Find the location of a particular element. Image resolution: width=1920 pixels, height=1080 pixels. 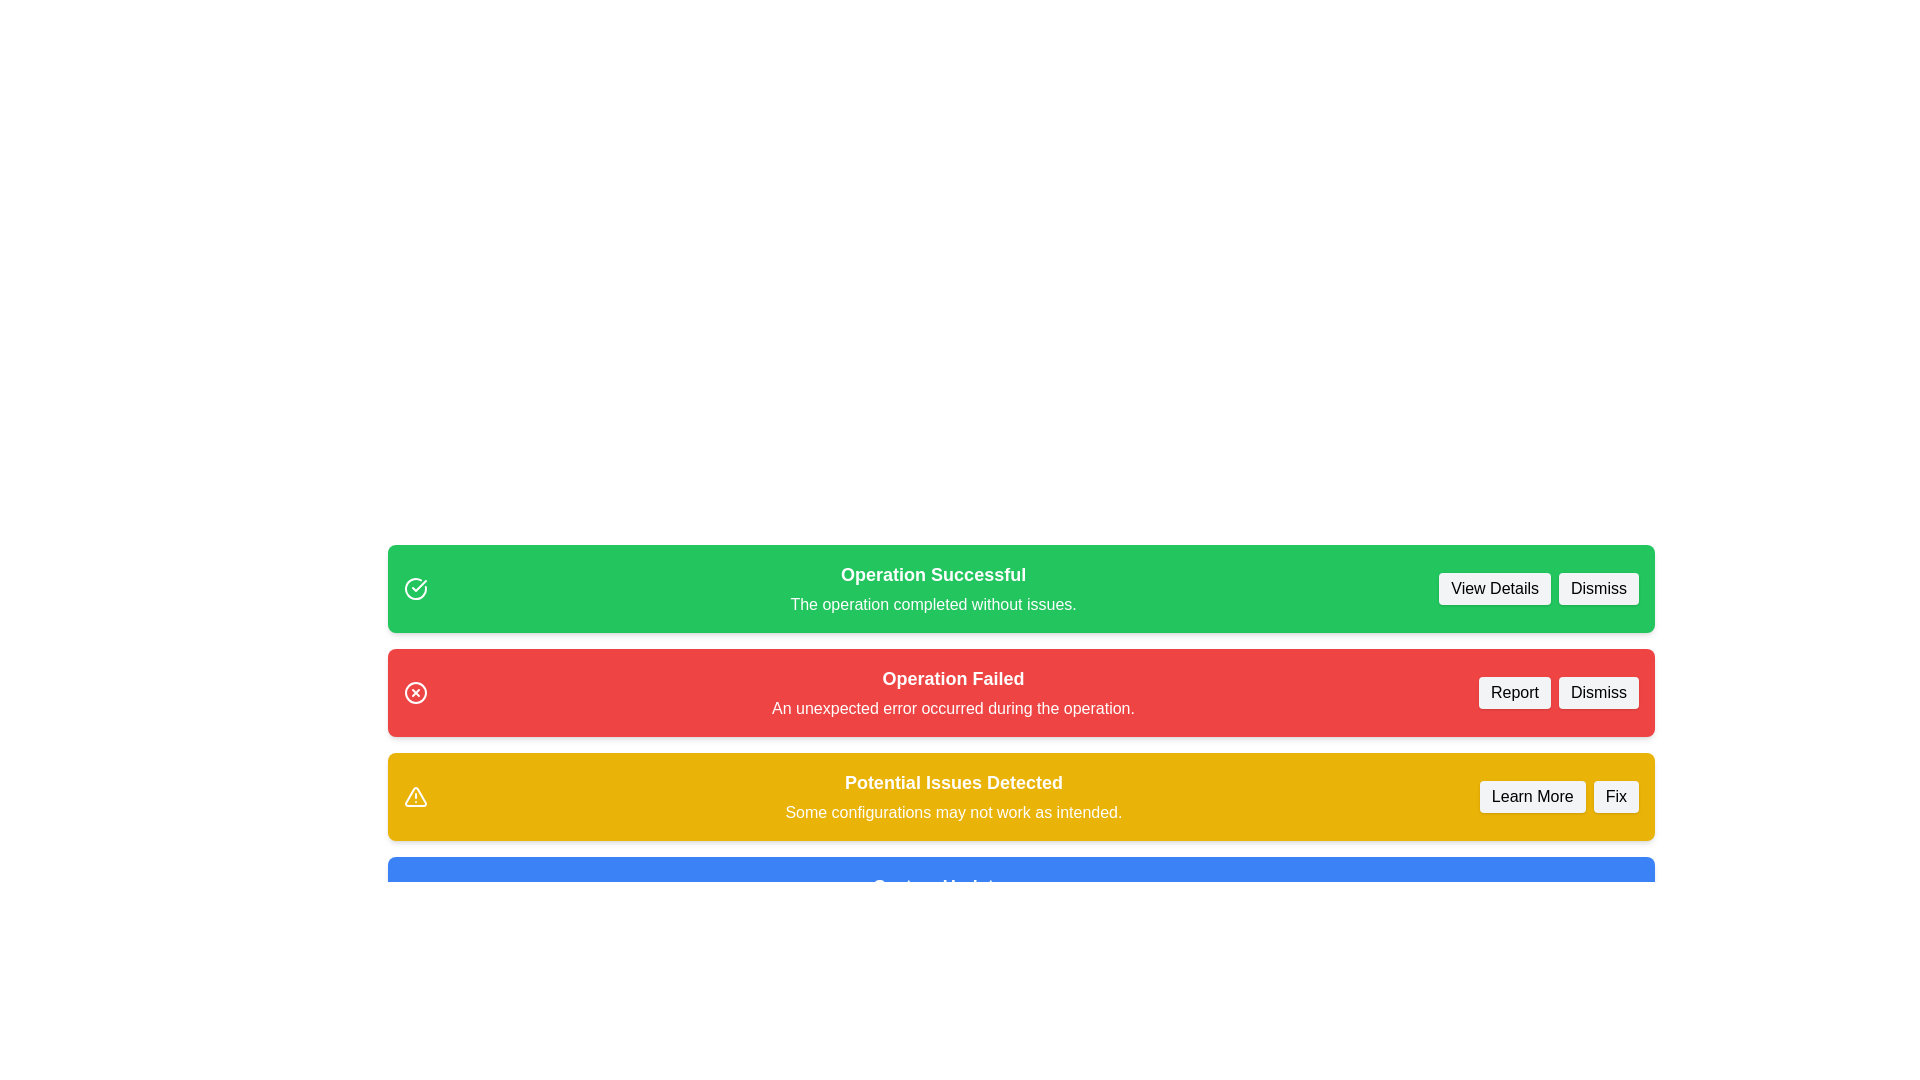

the visual status of the error icon located at the leftmost side of the red alert box labeled 'Operation Failed' is located at coordinates (415, 692).